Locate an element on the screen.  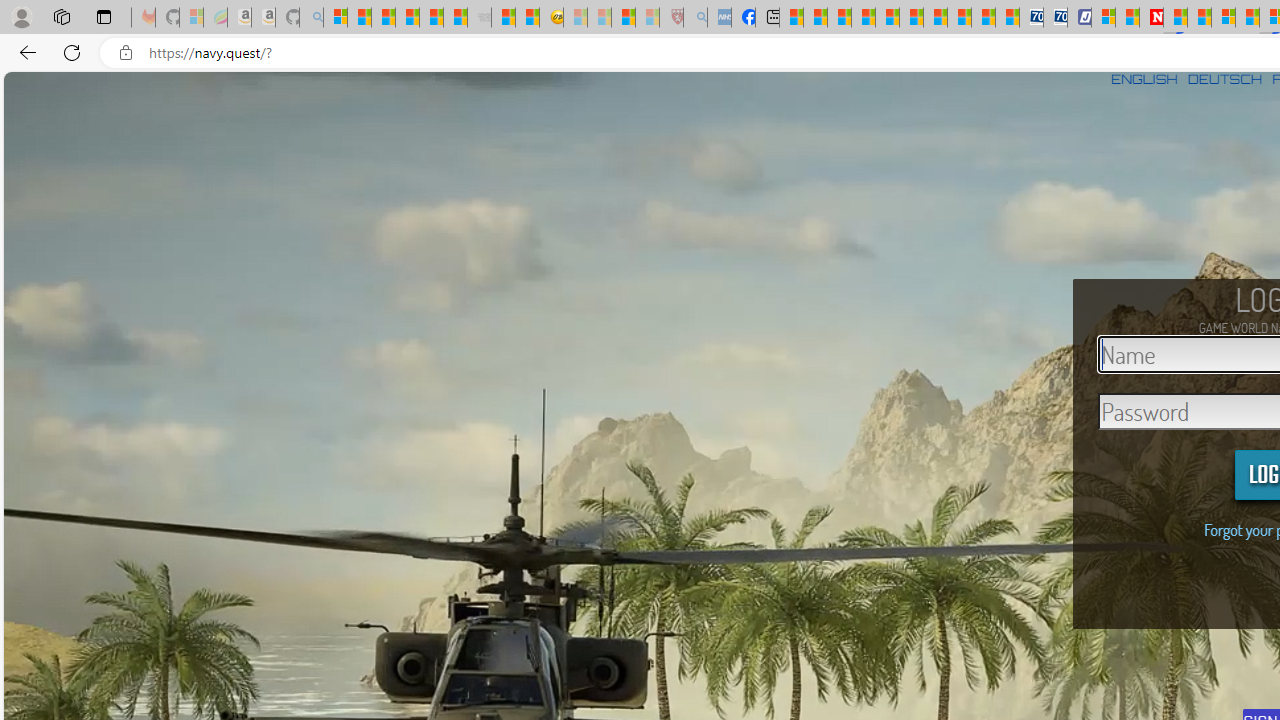
'14 Common Myths Debunked By Scientific Facts' is located at coordinates (1199, 17).